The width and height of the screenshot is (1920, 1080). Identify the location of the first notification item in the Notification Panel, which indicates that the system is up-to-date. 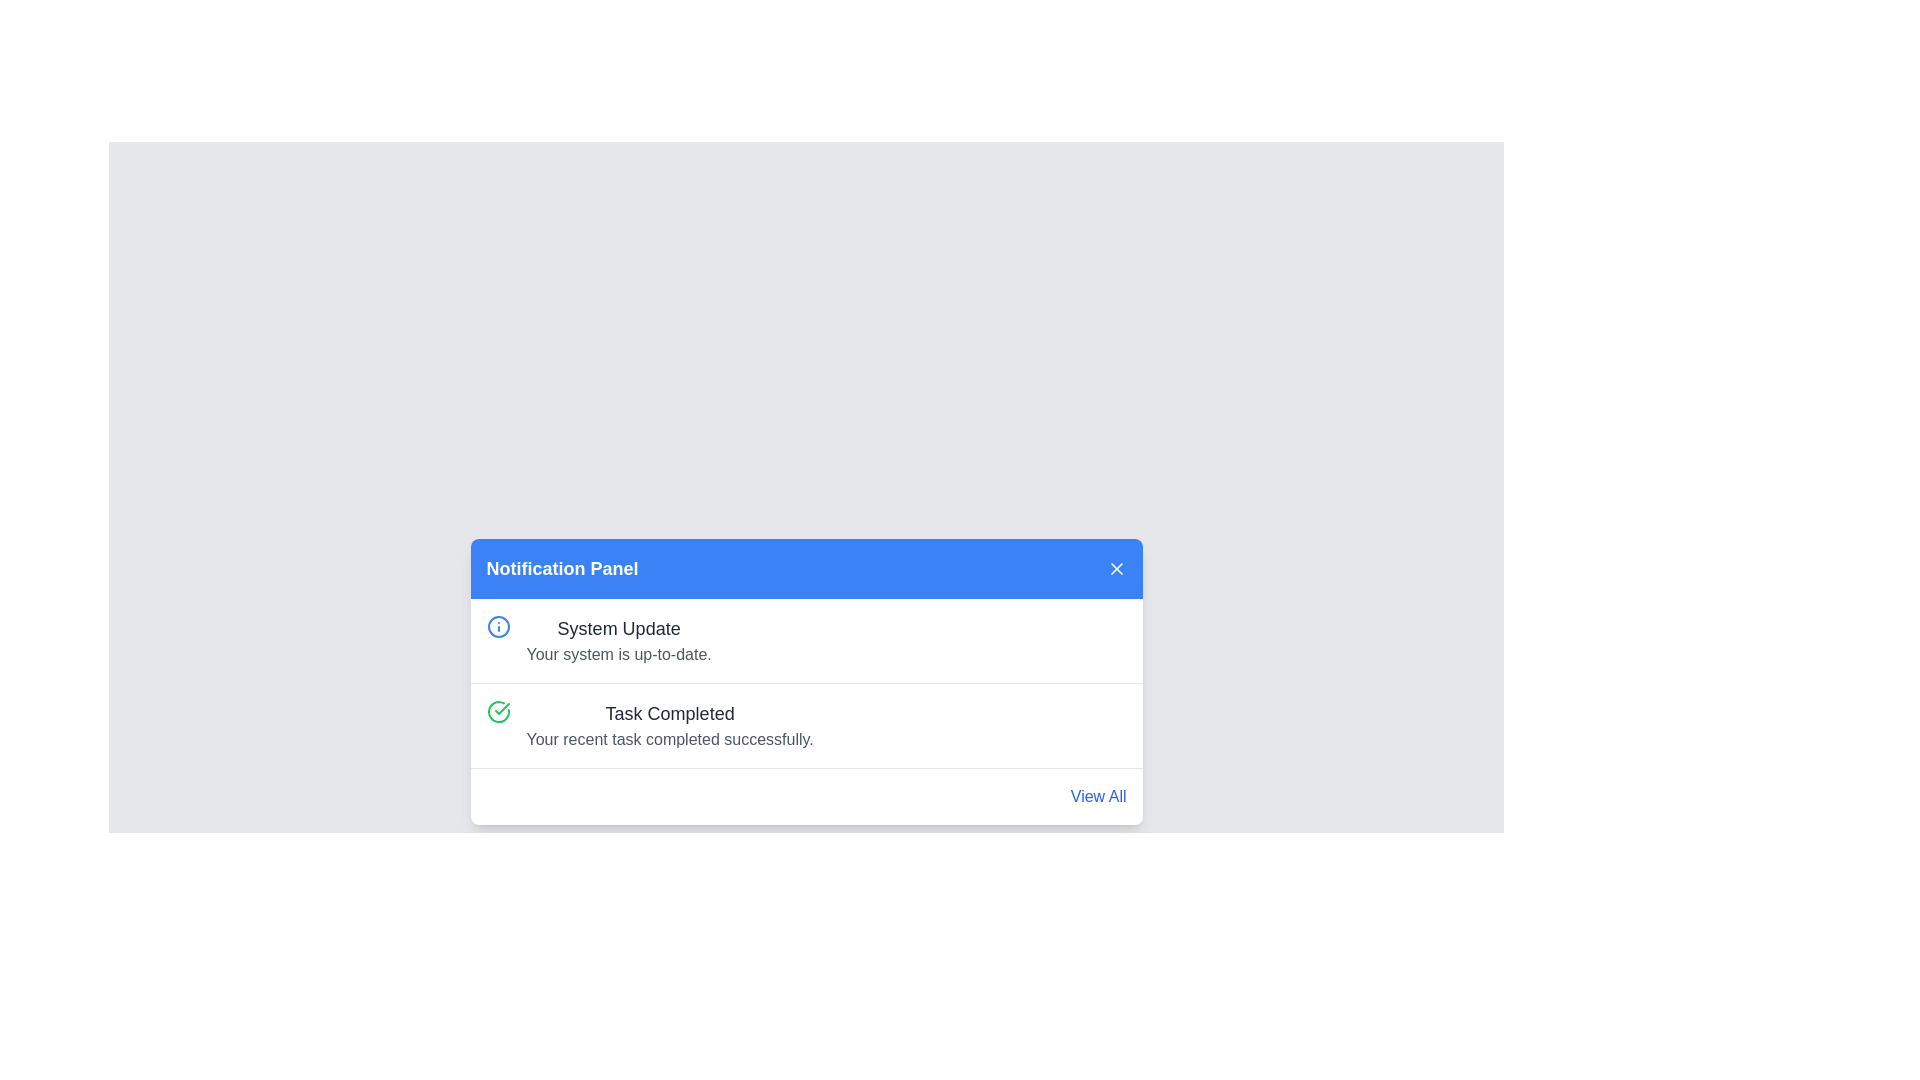
(806, 640).